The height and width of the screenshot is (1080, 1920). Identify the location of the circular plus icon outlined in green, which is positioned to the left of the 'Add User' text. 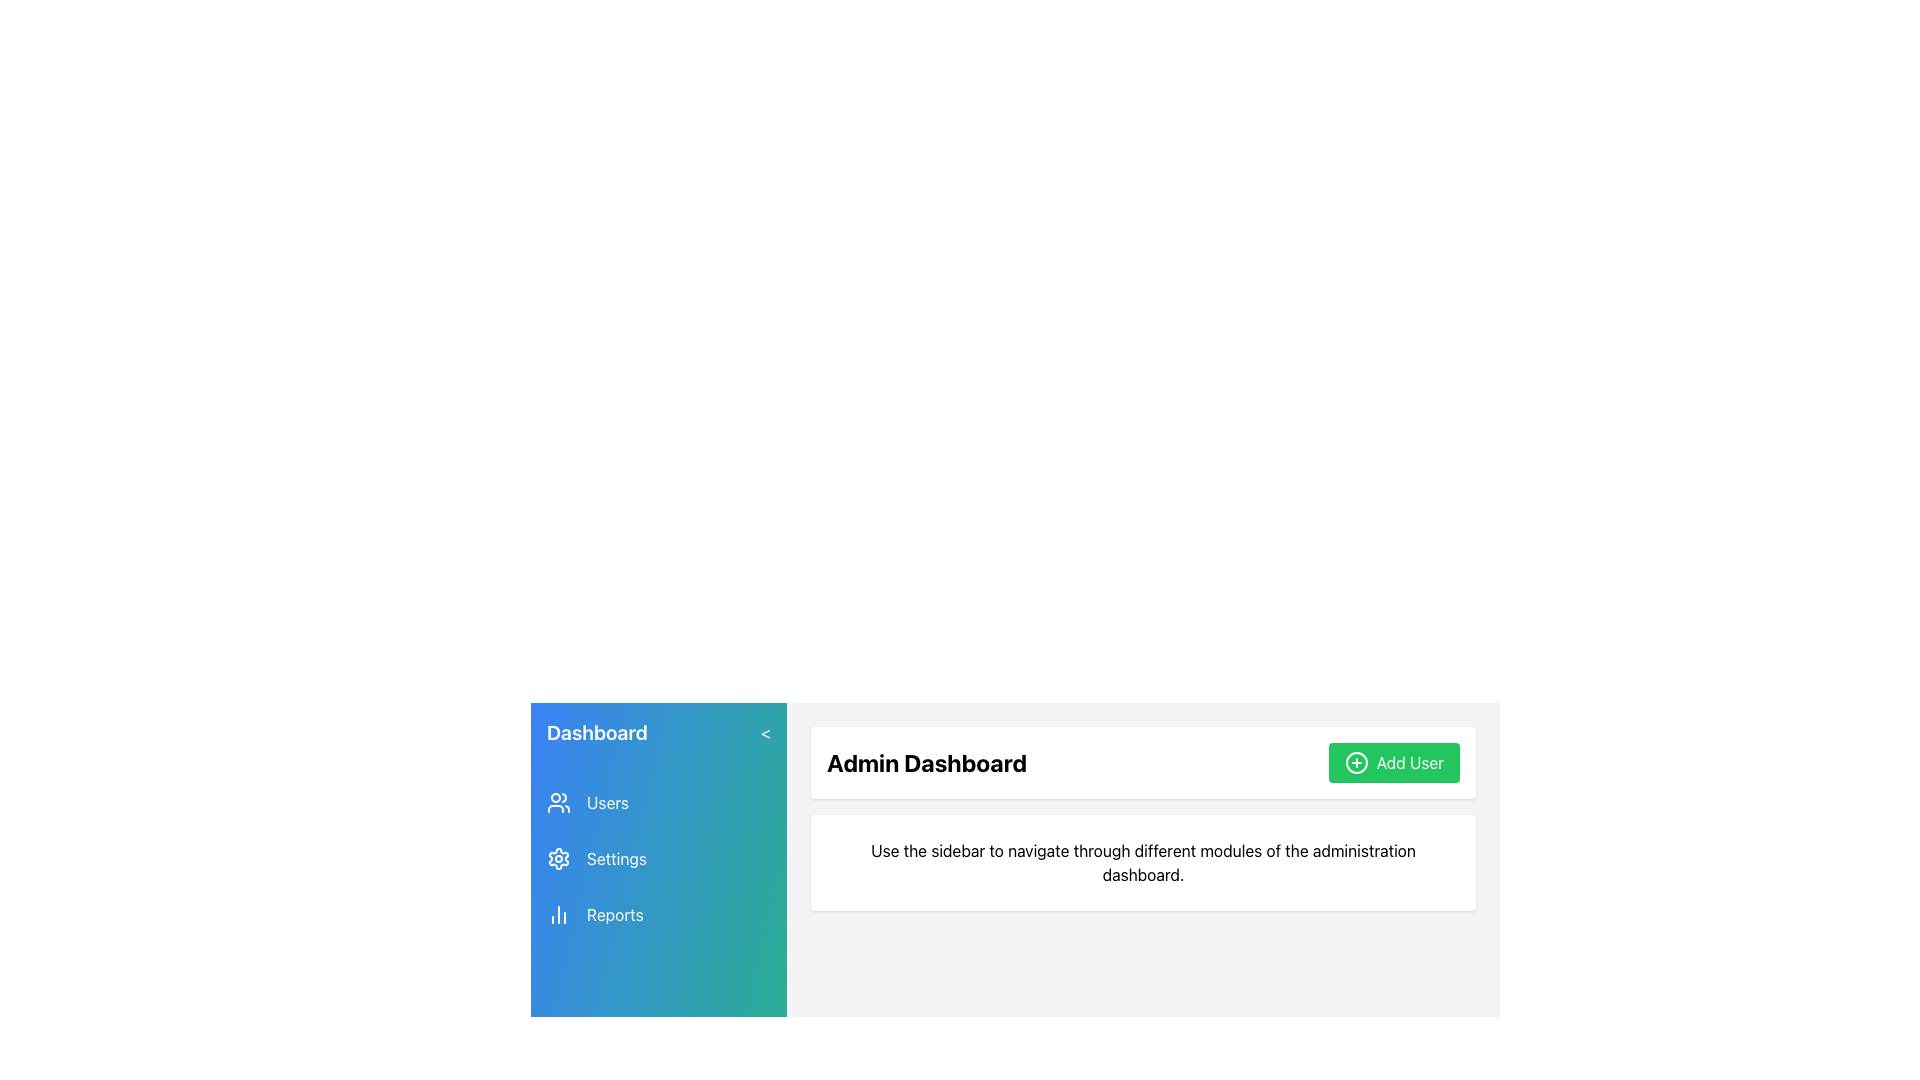
(1356, 763).